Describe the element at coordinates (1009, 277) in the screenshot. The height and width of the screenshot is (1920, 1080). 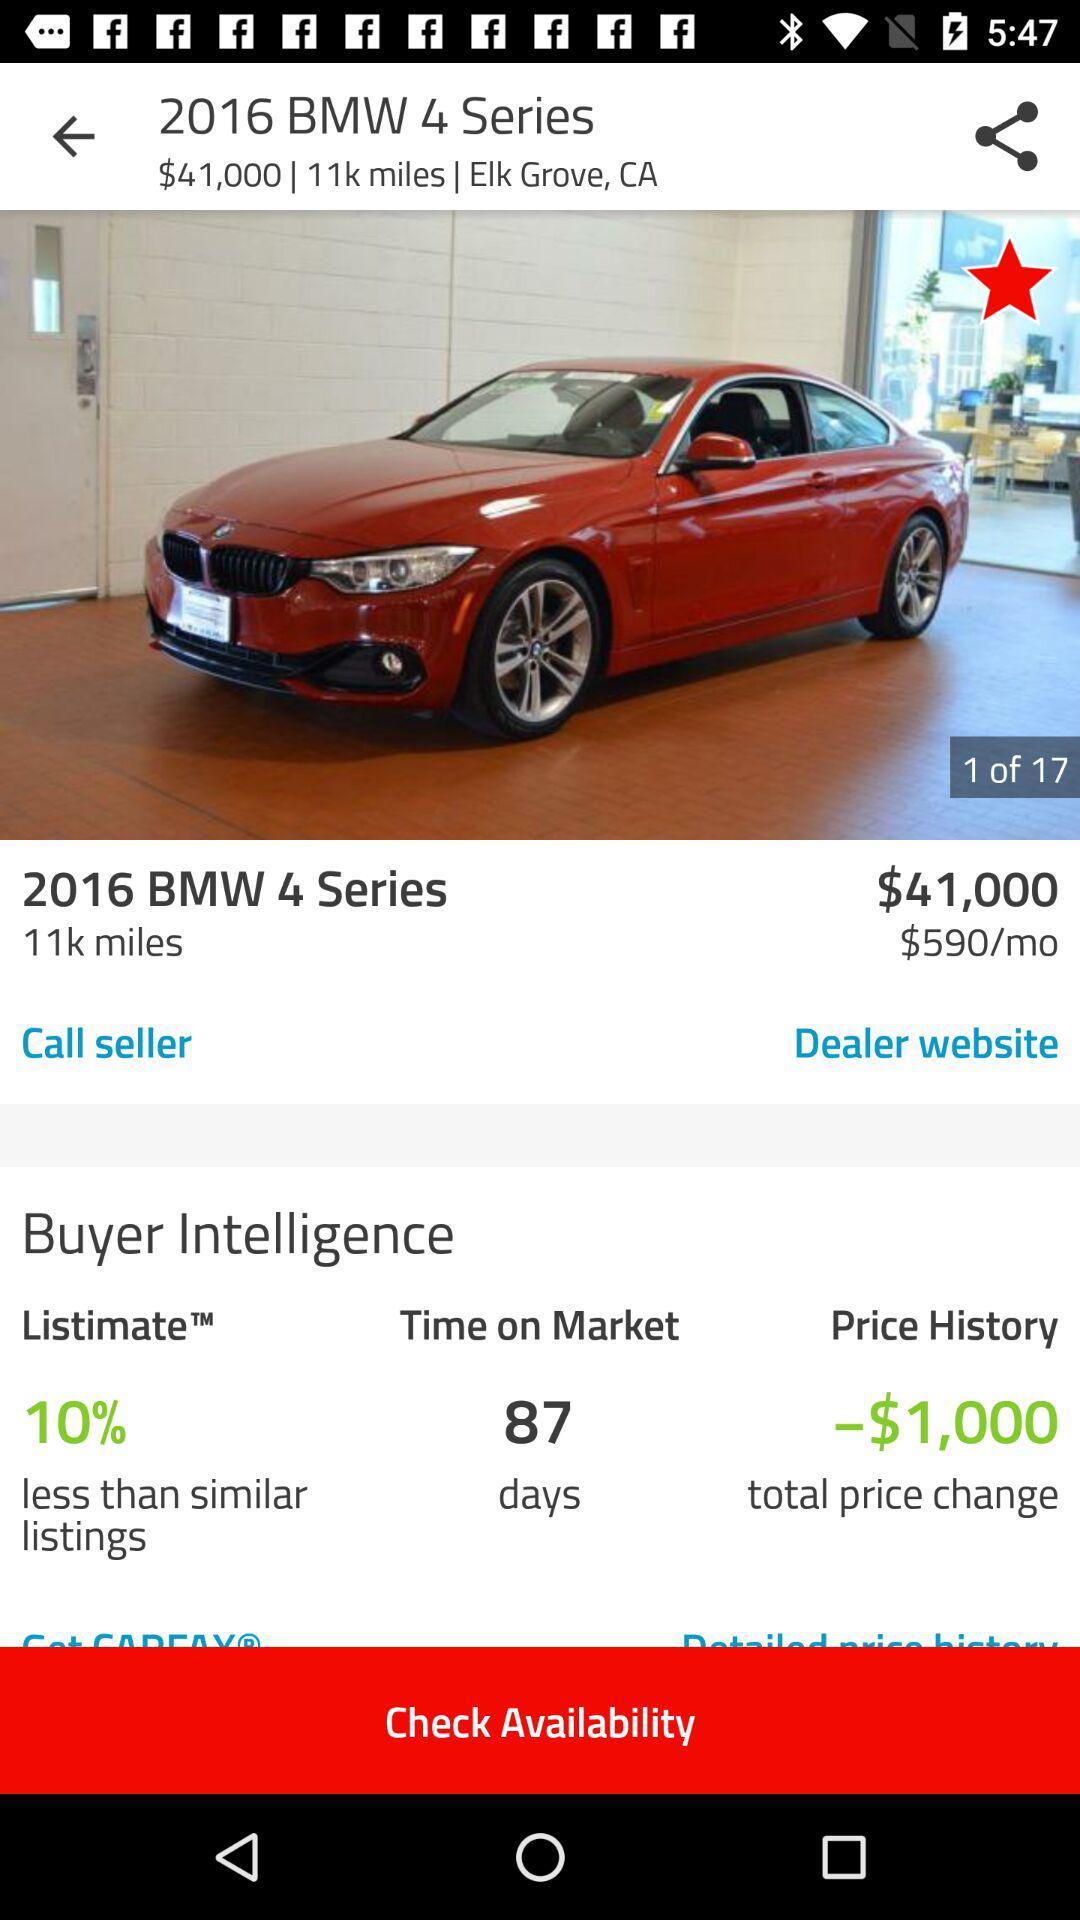
I see `the star icon` at that location.